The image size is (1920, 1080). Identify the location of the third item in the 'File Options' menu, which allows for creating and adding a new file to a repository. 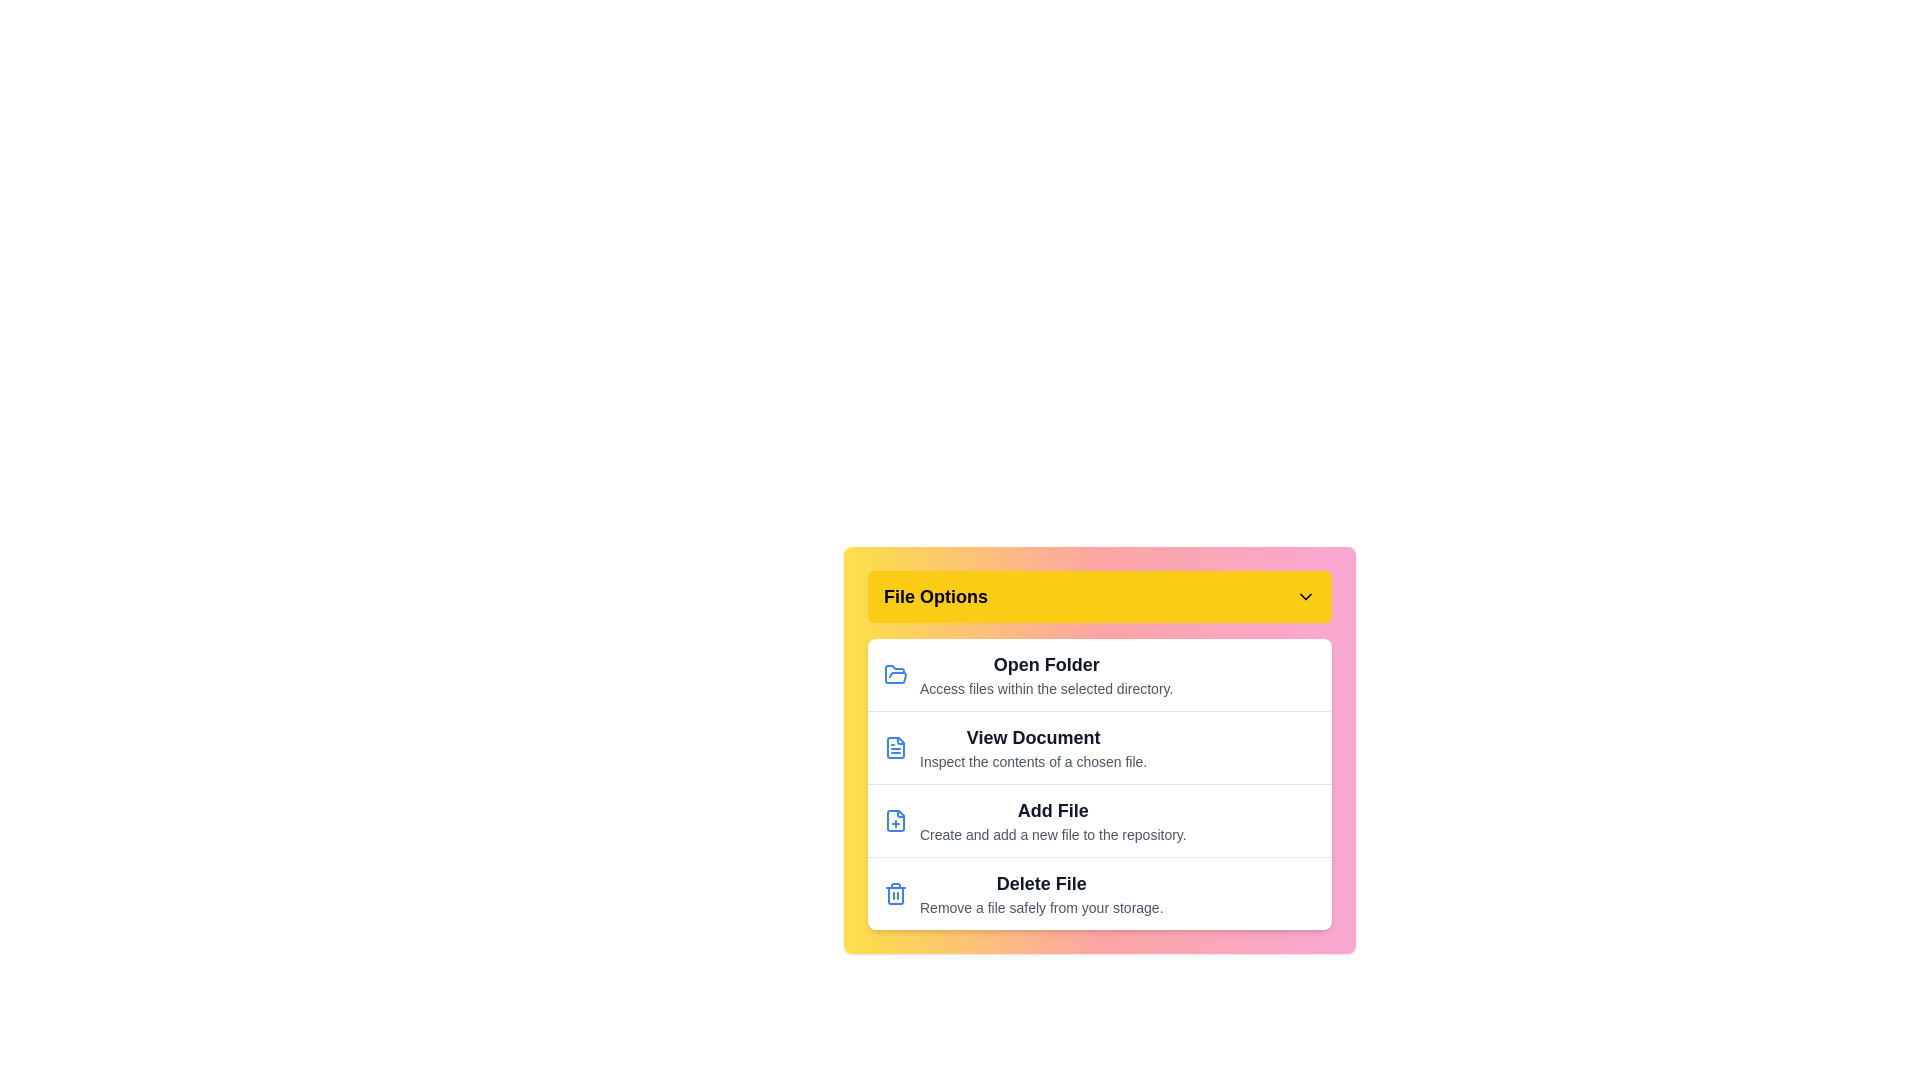
(1098, 820).